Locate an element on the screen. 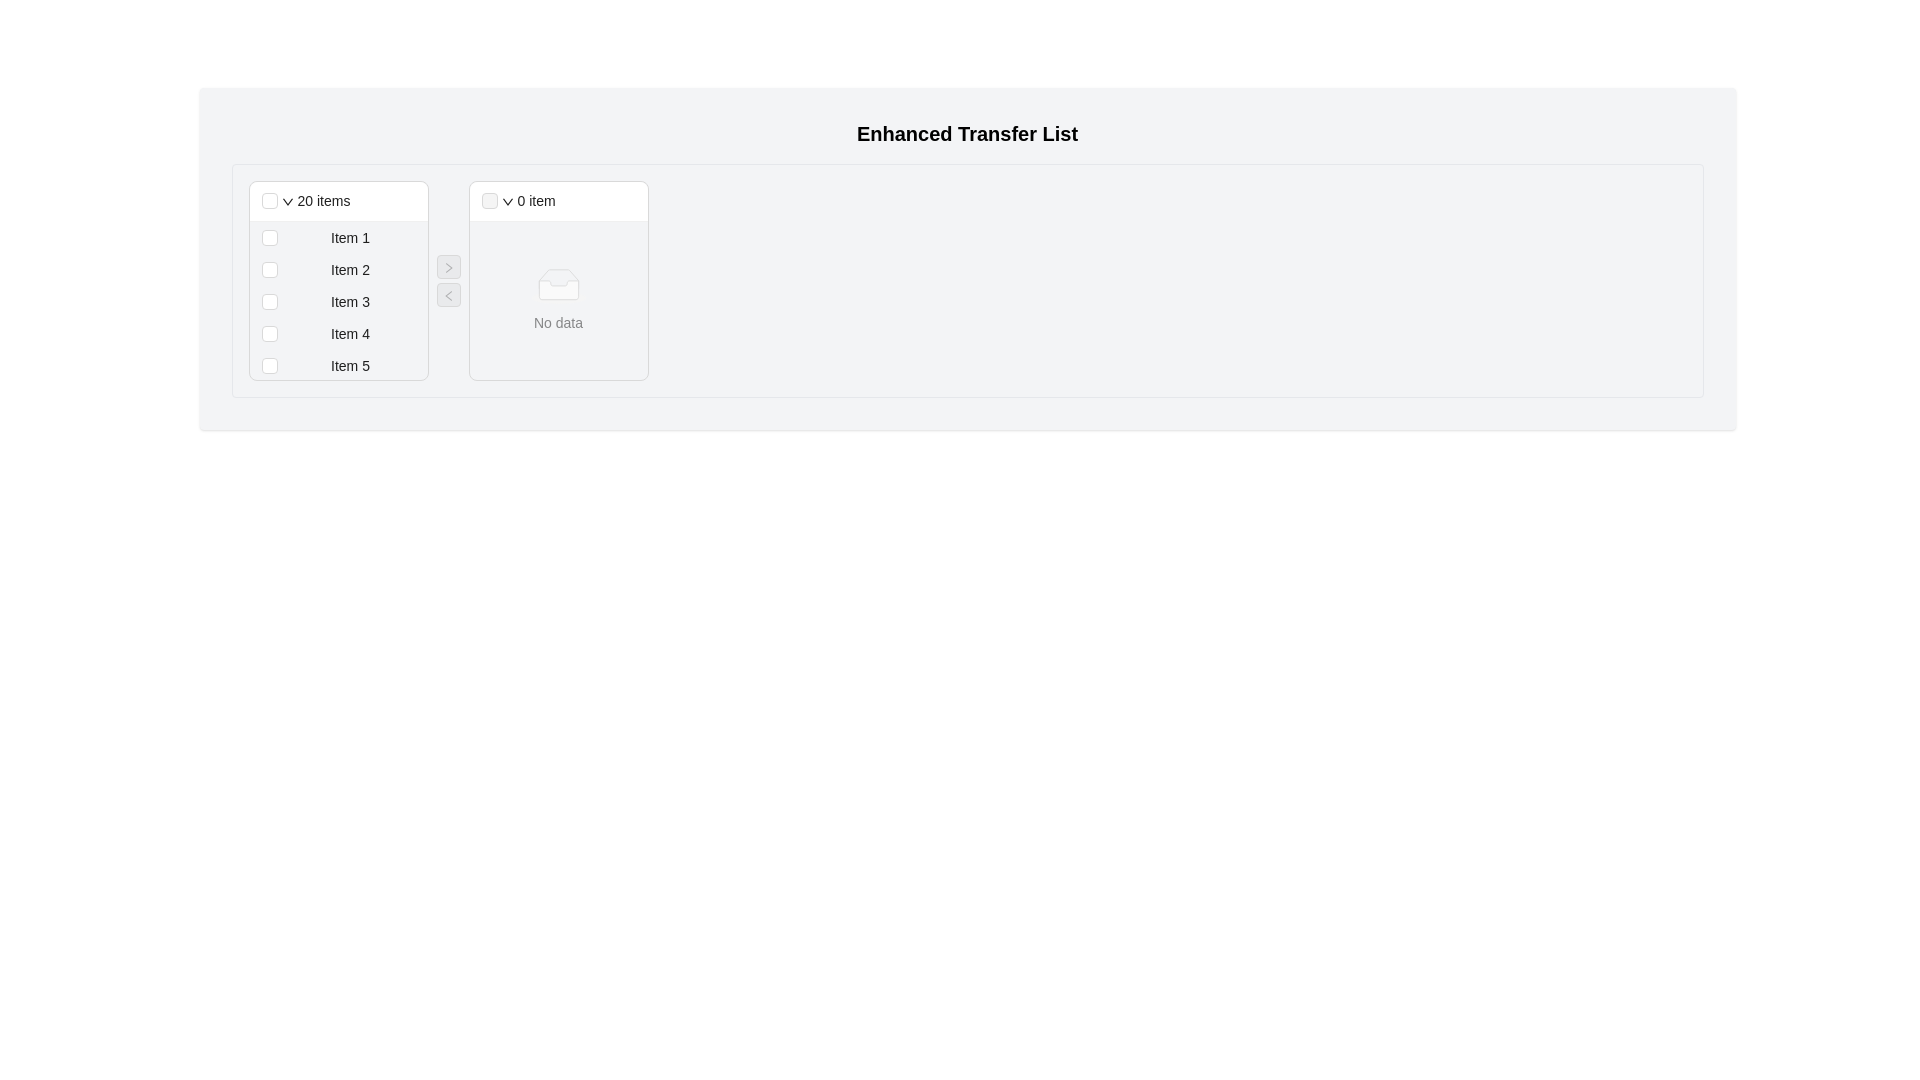 This screenshot has width=1920, height=1080. an entry in the selectable list component that has a header reading '20 items' and contains checkboxes for each item is located at coordinates (338, 281).